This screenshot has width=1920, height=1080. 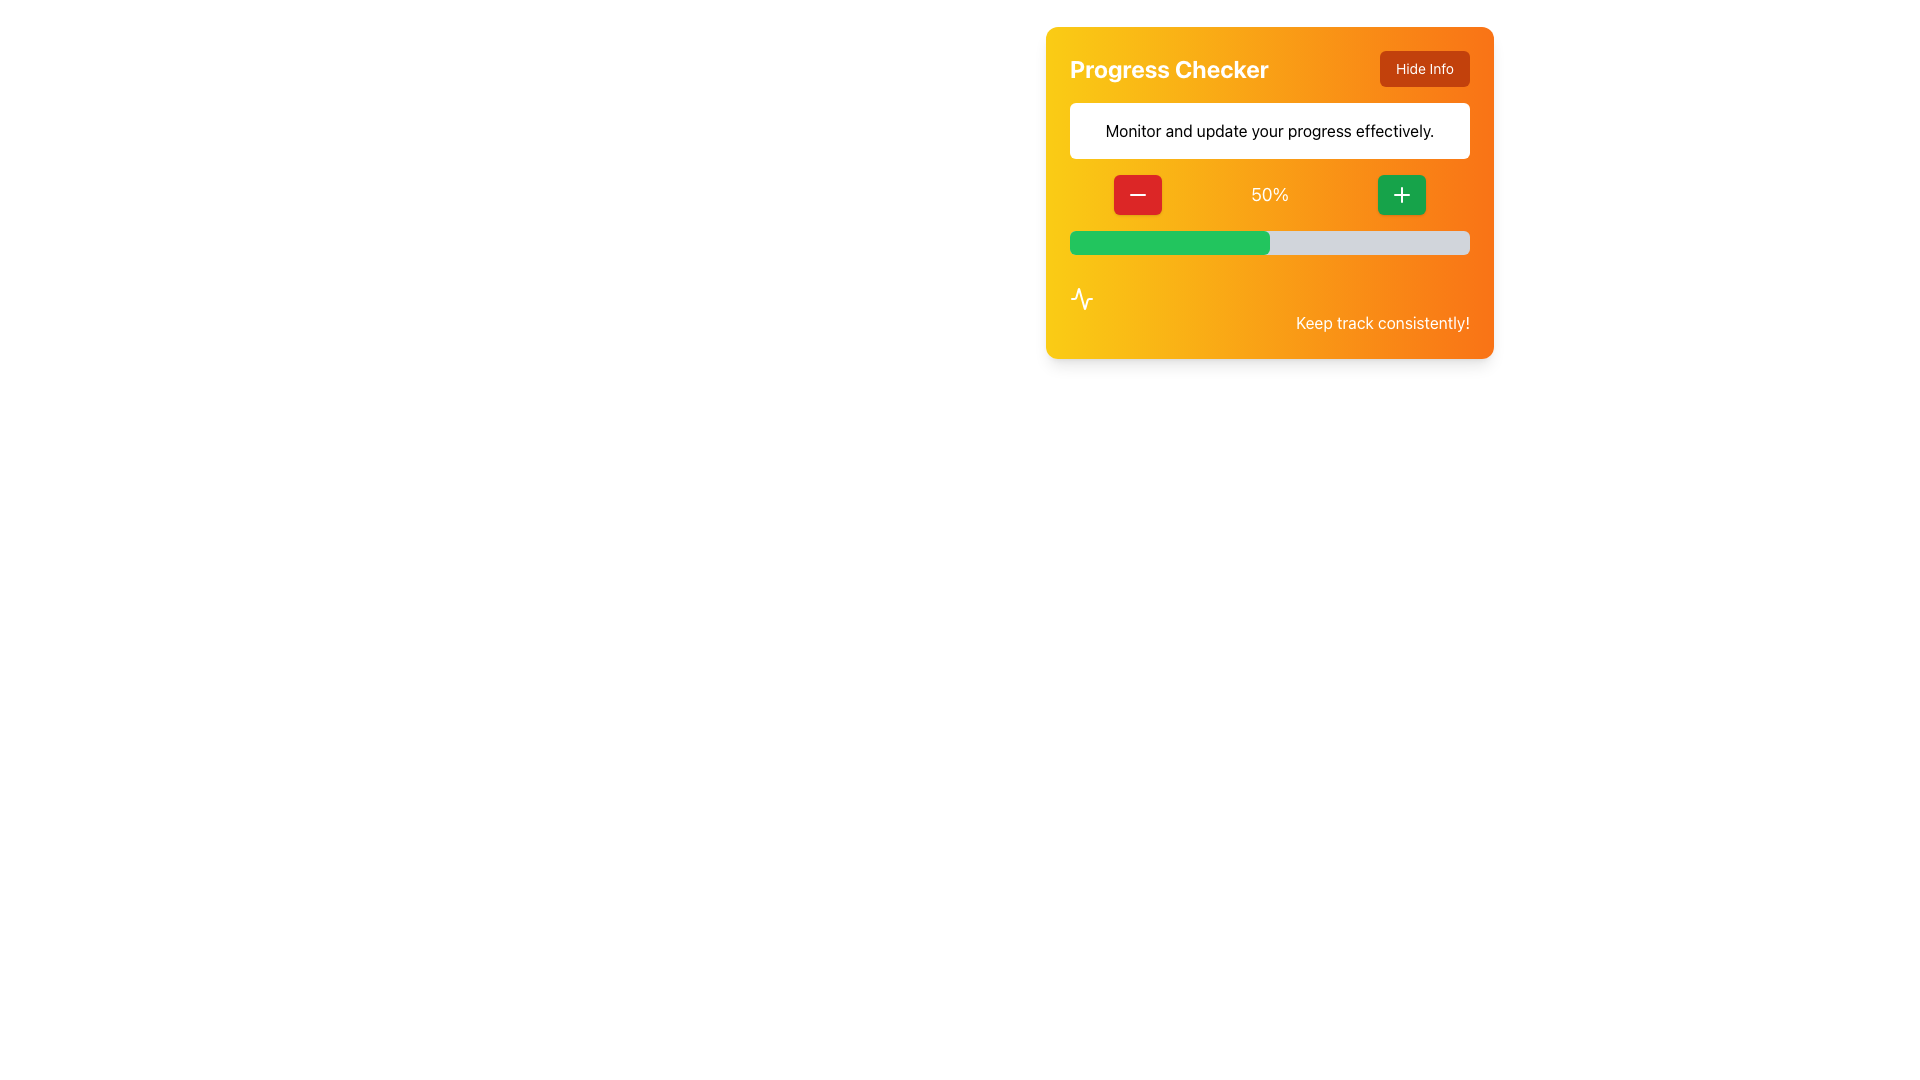 What do you see at coordinates (1269, 195) in the screenshot?
I see `the Text Display element that shows the current progress level in percentage format, positioned in the middle of the Progress Checker card, flanked by a minus button on the left and a plus button on the right` at bounding box center [1269, 195].